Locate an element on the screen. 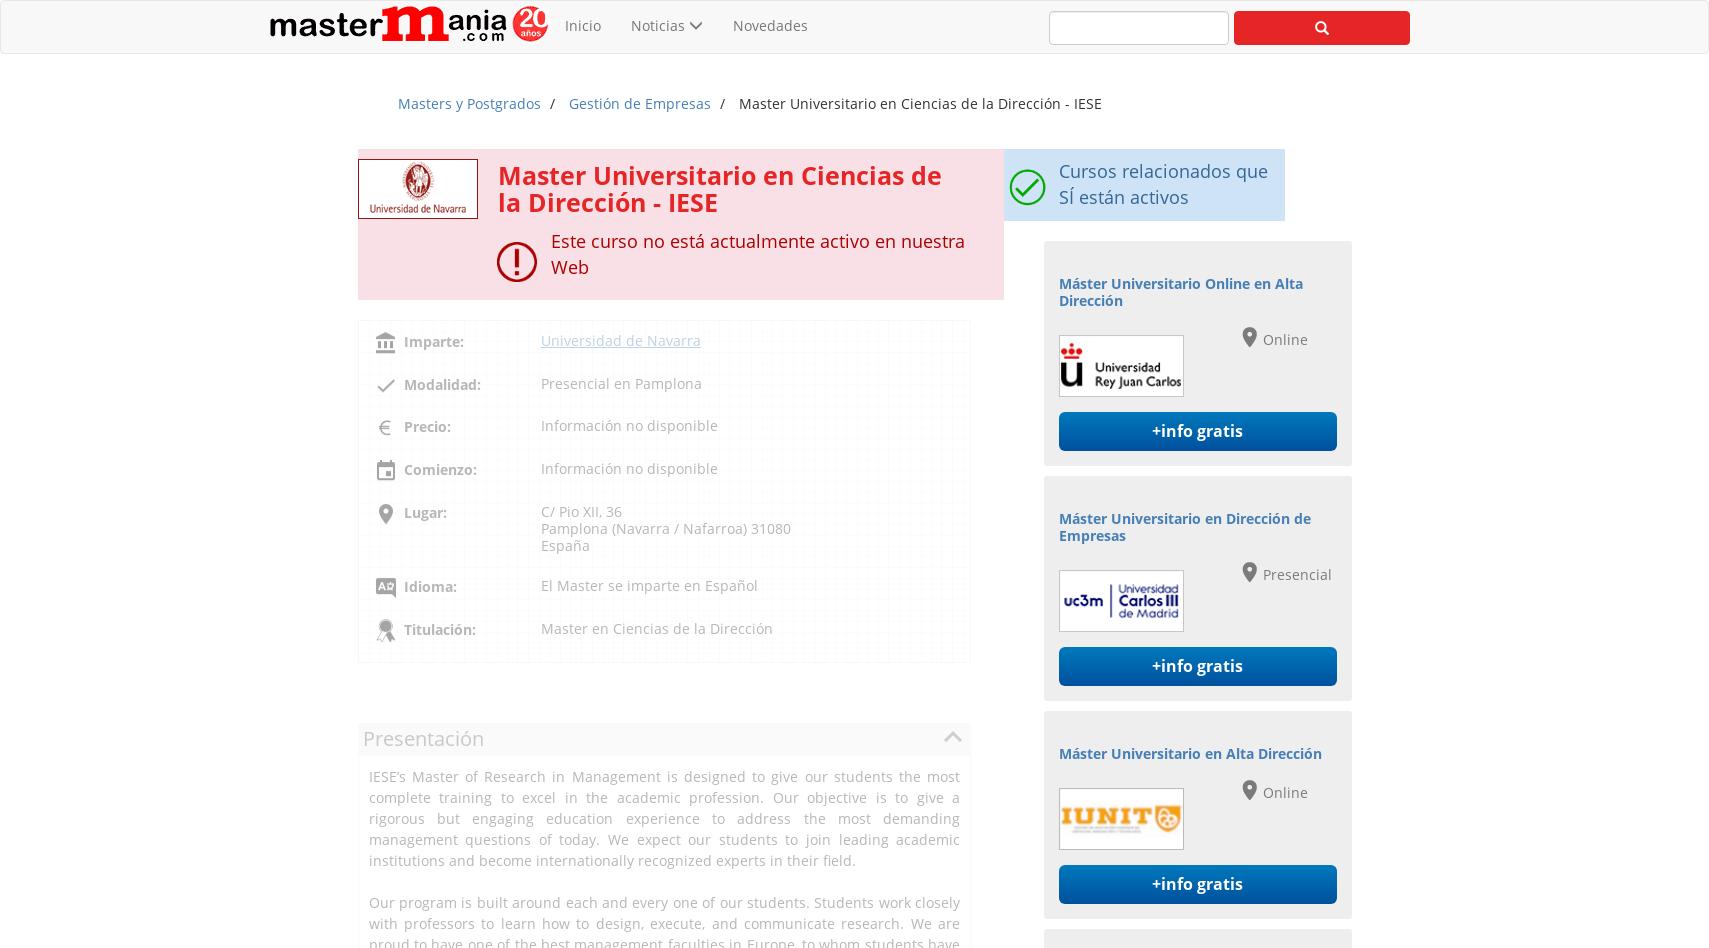  'Presencial en Pamplona' is located at coordinates (619, 381).